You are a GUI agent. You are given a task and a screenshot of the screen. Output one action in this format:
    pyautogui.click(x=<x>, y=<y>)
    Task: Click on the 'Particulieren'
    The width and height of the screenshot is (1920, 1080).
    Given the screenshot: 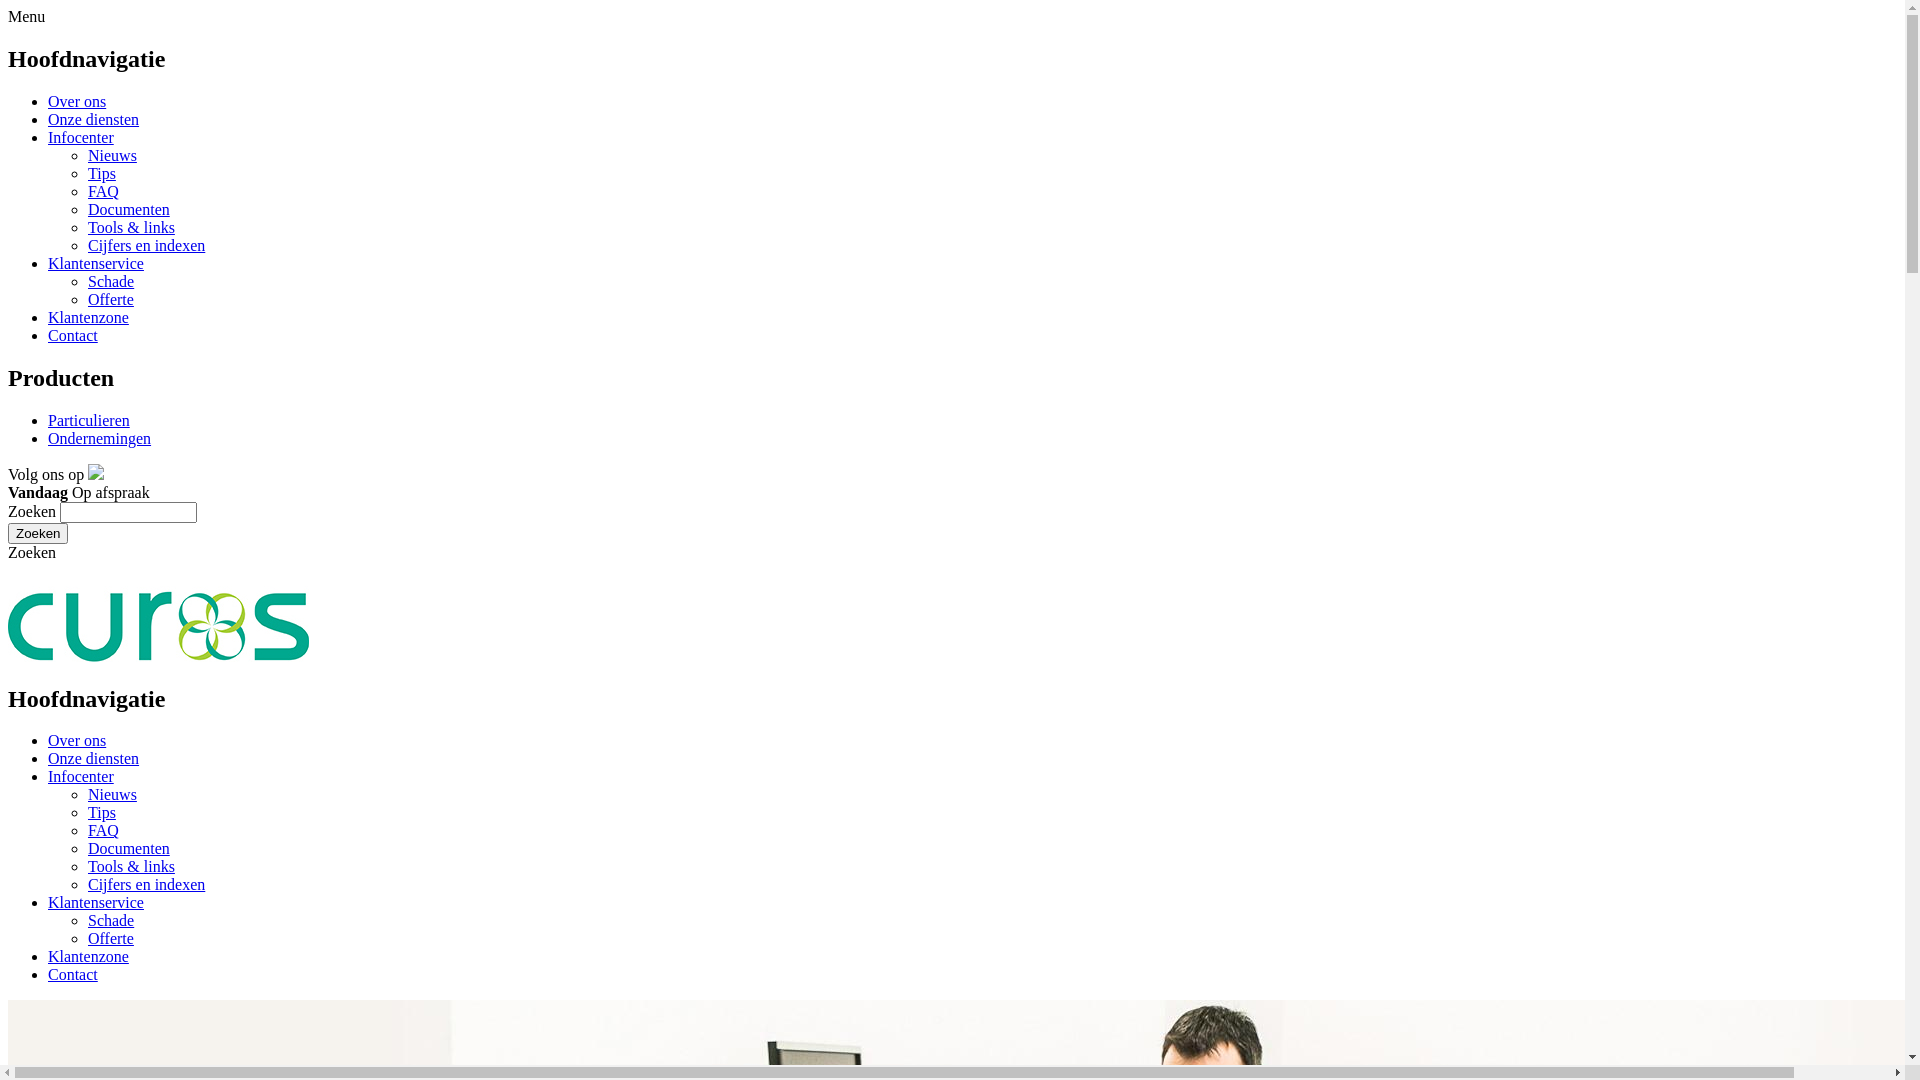 What is the action you would take?
    pyautogui.click(x=88, y=419)
    